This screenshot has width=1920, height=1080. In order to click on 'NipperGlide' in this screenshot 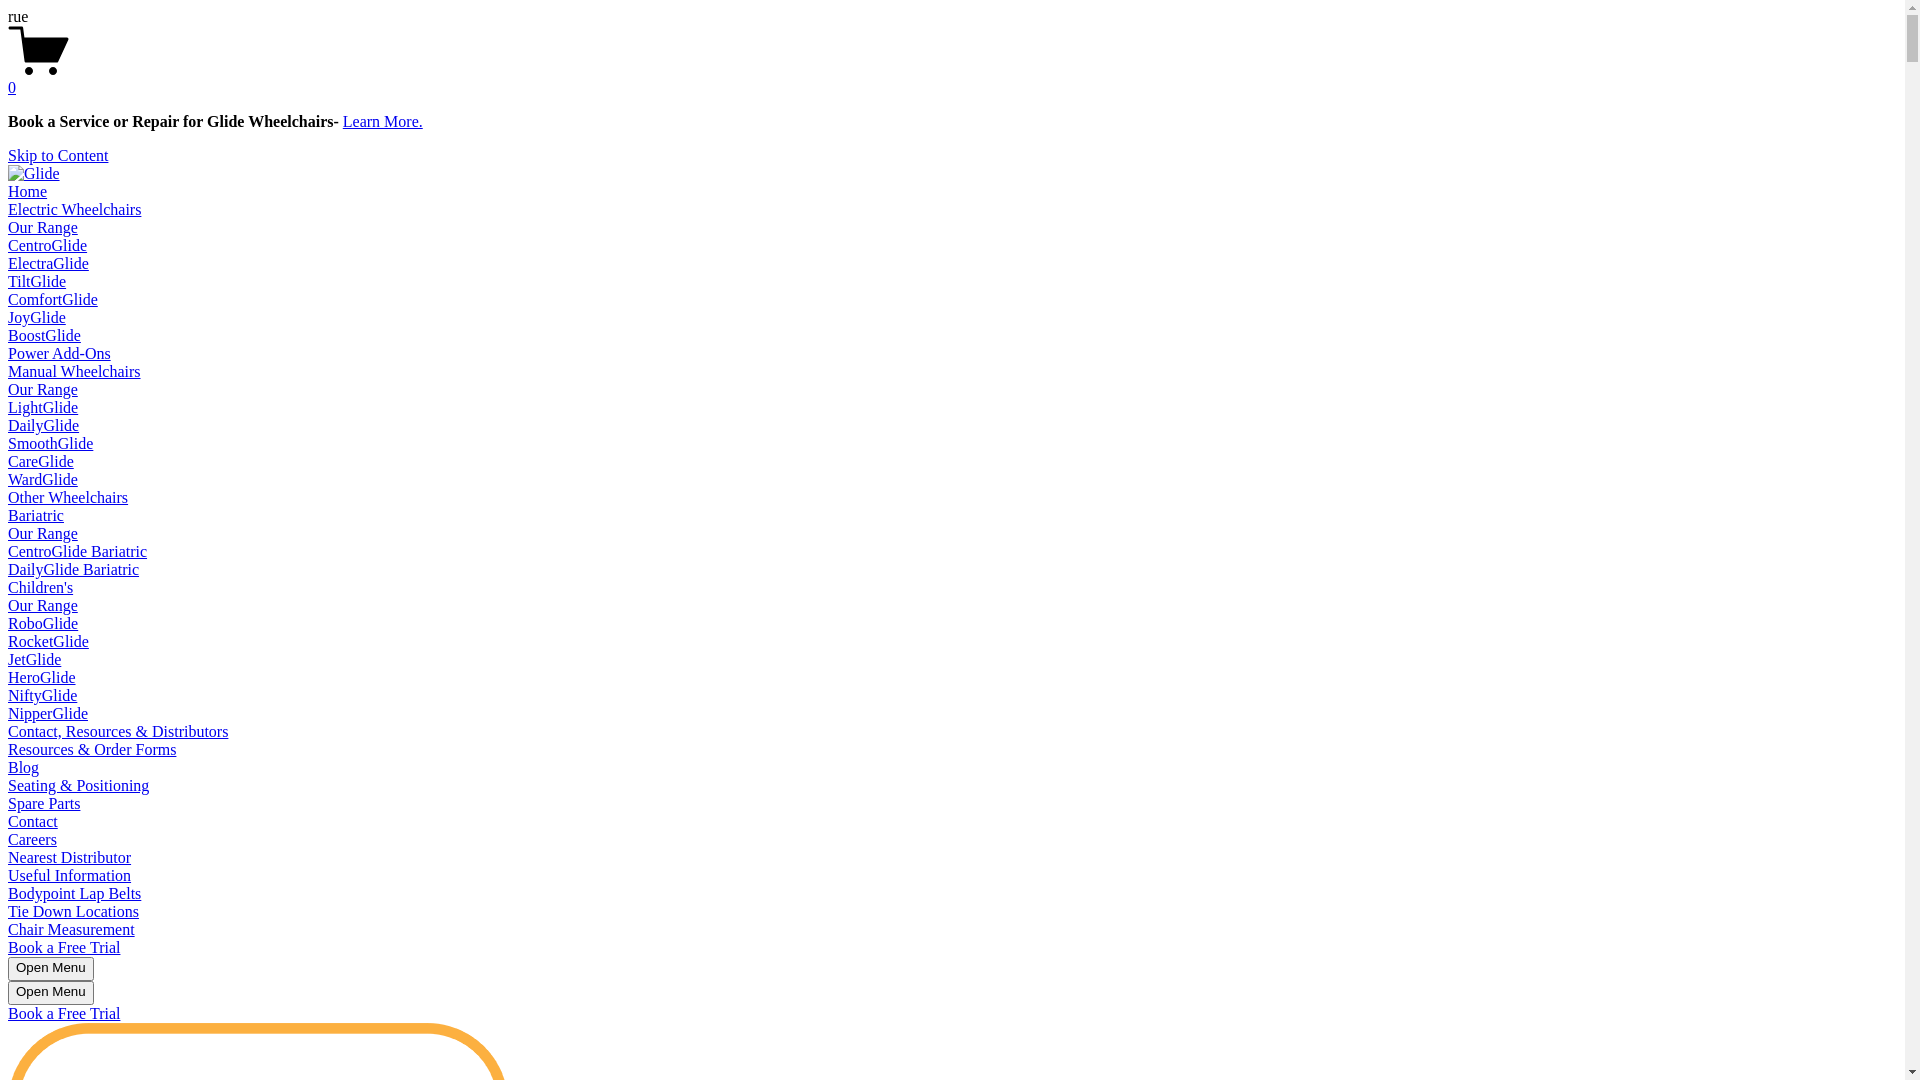, I will do `click(48, 712)`.